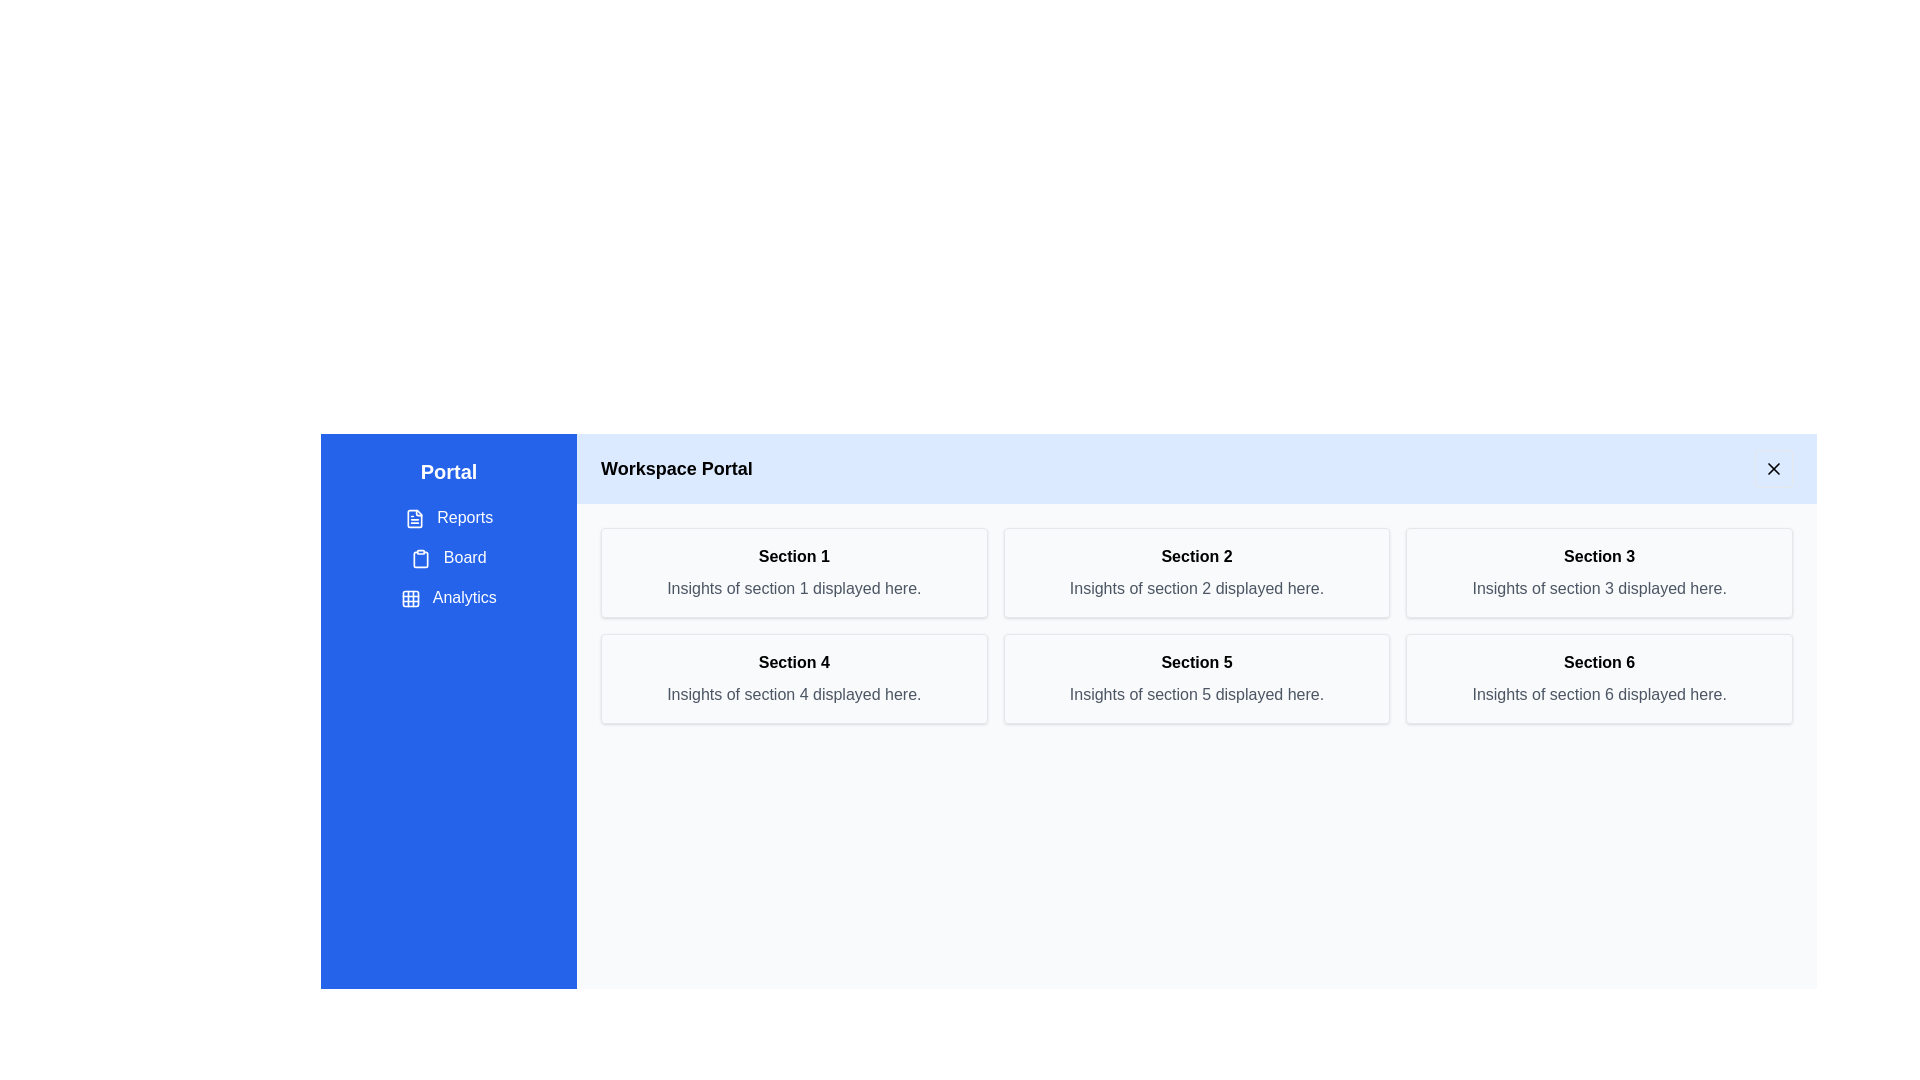 Image resolution: width=1920 pixels, height=1080 pixels. I want to click on the rectangular document file icon located in the sidebar next to the 'Reports' text, so click(413, 517).